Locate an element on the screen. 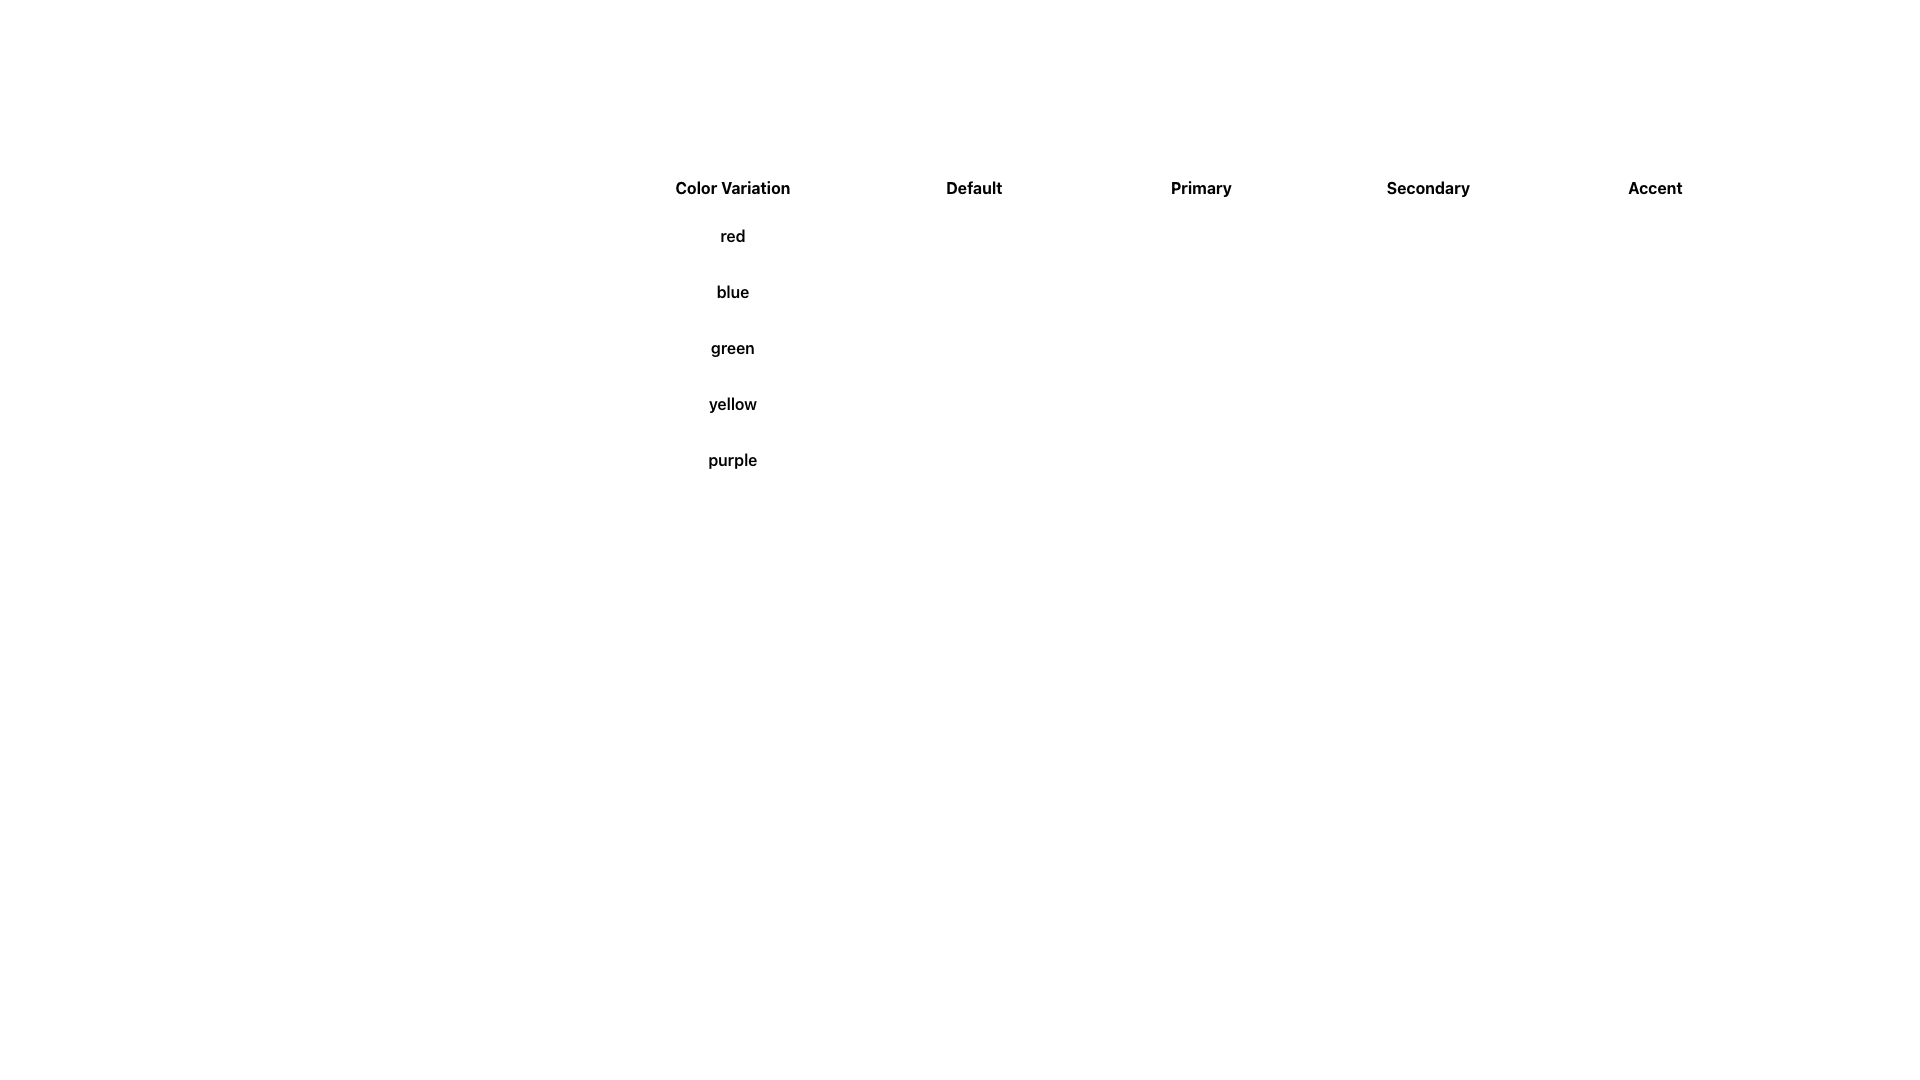 The image size is (1920, 1080). the text label representing the 'yellow' color, located in the second column under the 'Default' heading as the fourth entry in the vertical list is located at coordinates (731, 404).